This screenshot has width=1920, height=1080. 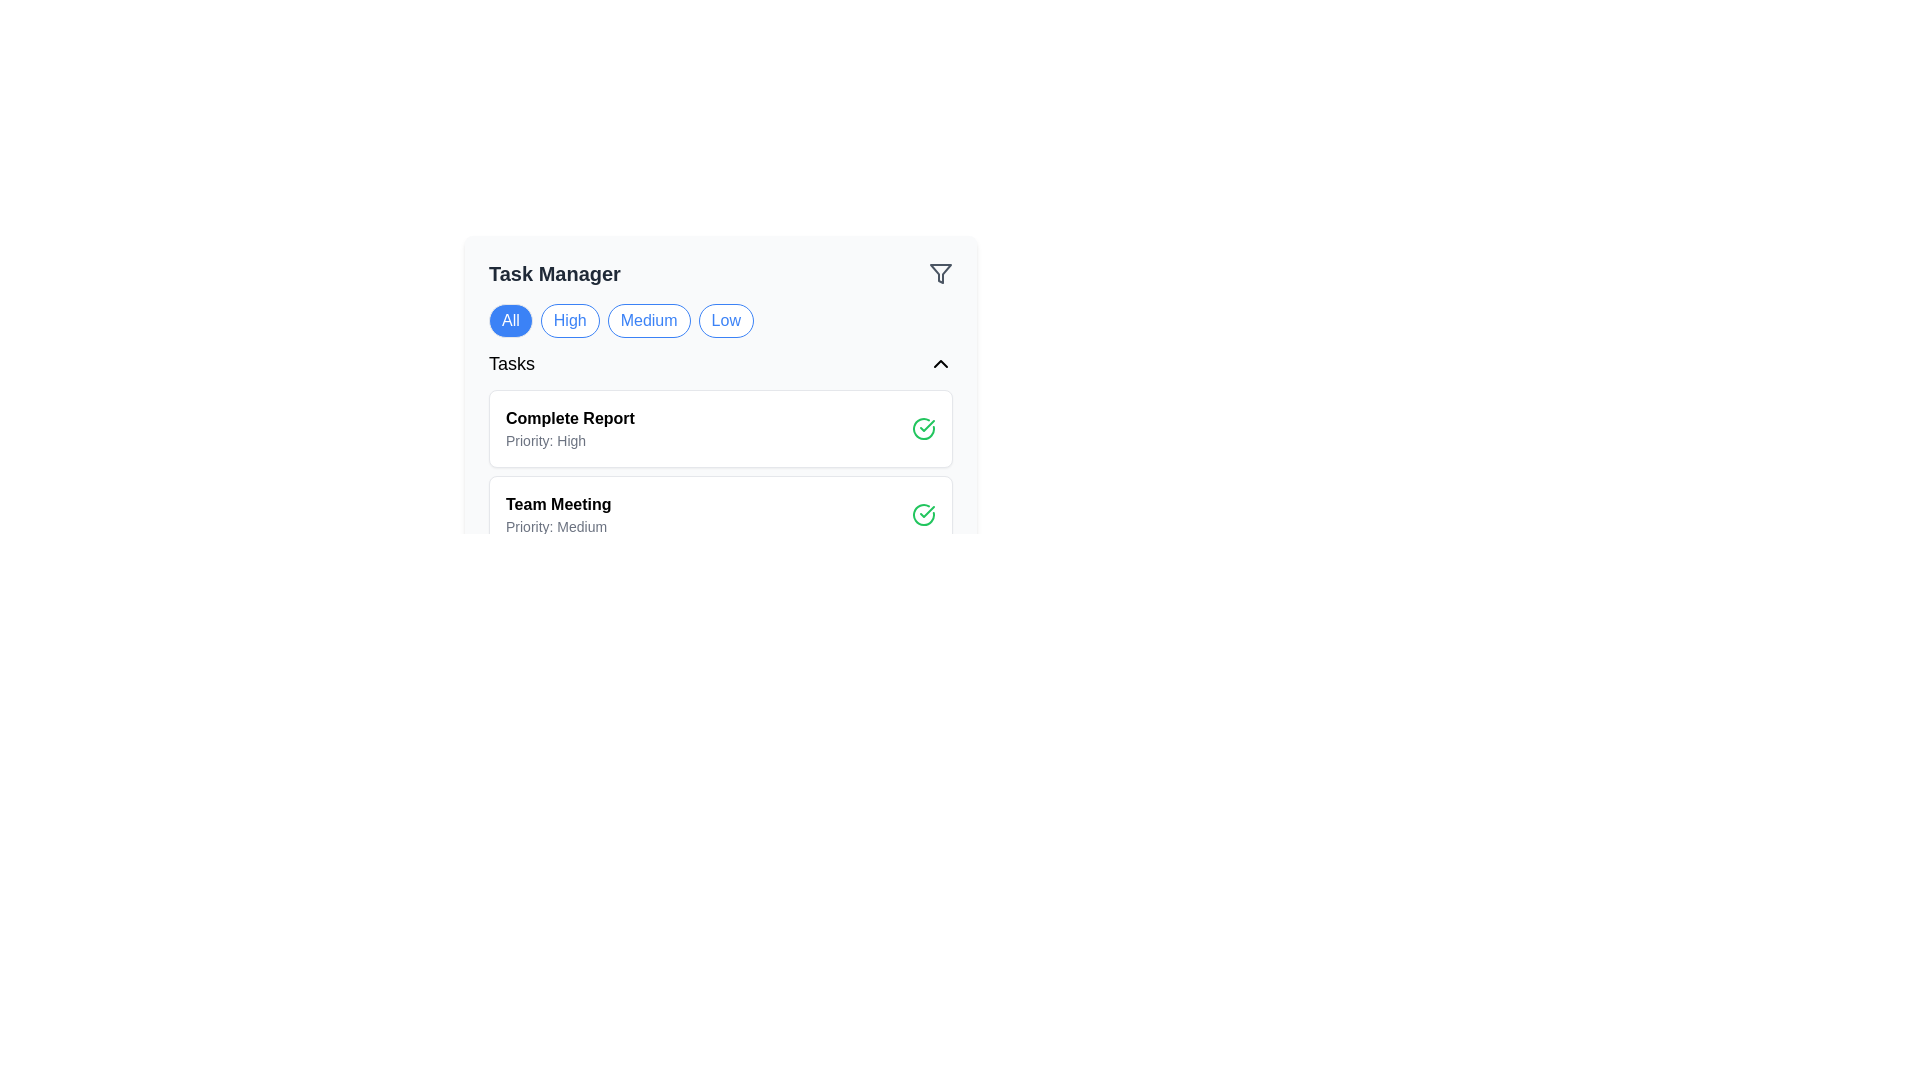 What do you see at coordinates (720, 471) in the screenshot?
I see `a task card within the 'Task Manager' section` at bounding box center [720, 471].